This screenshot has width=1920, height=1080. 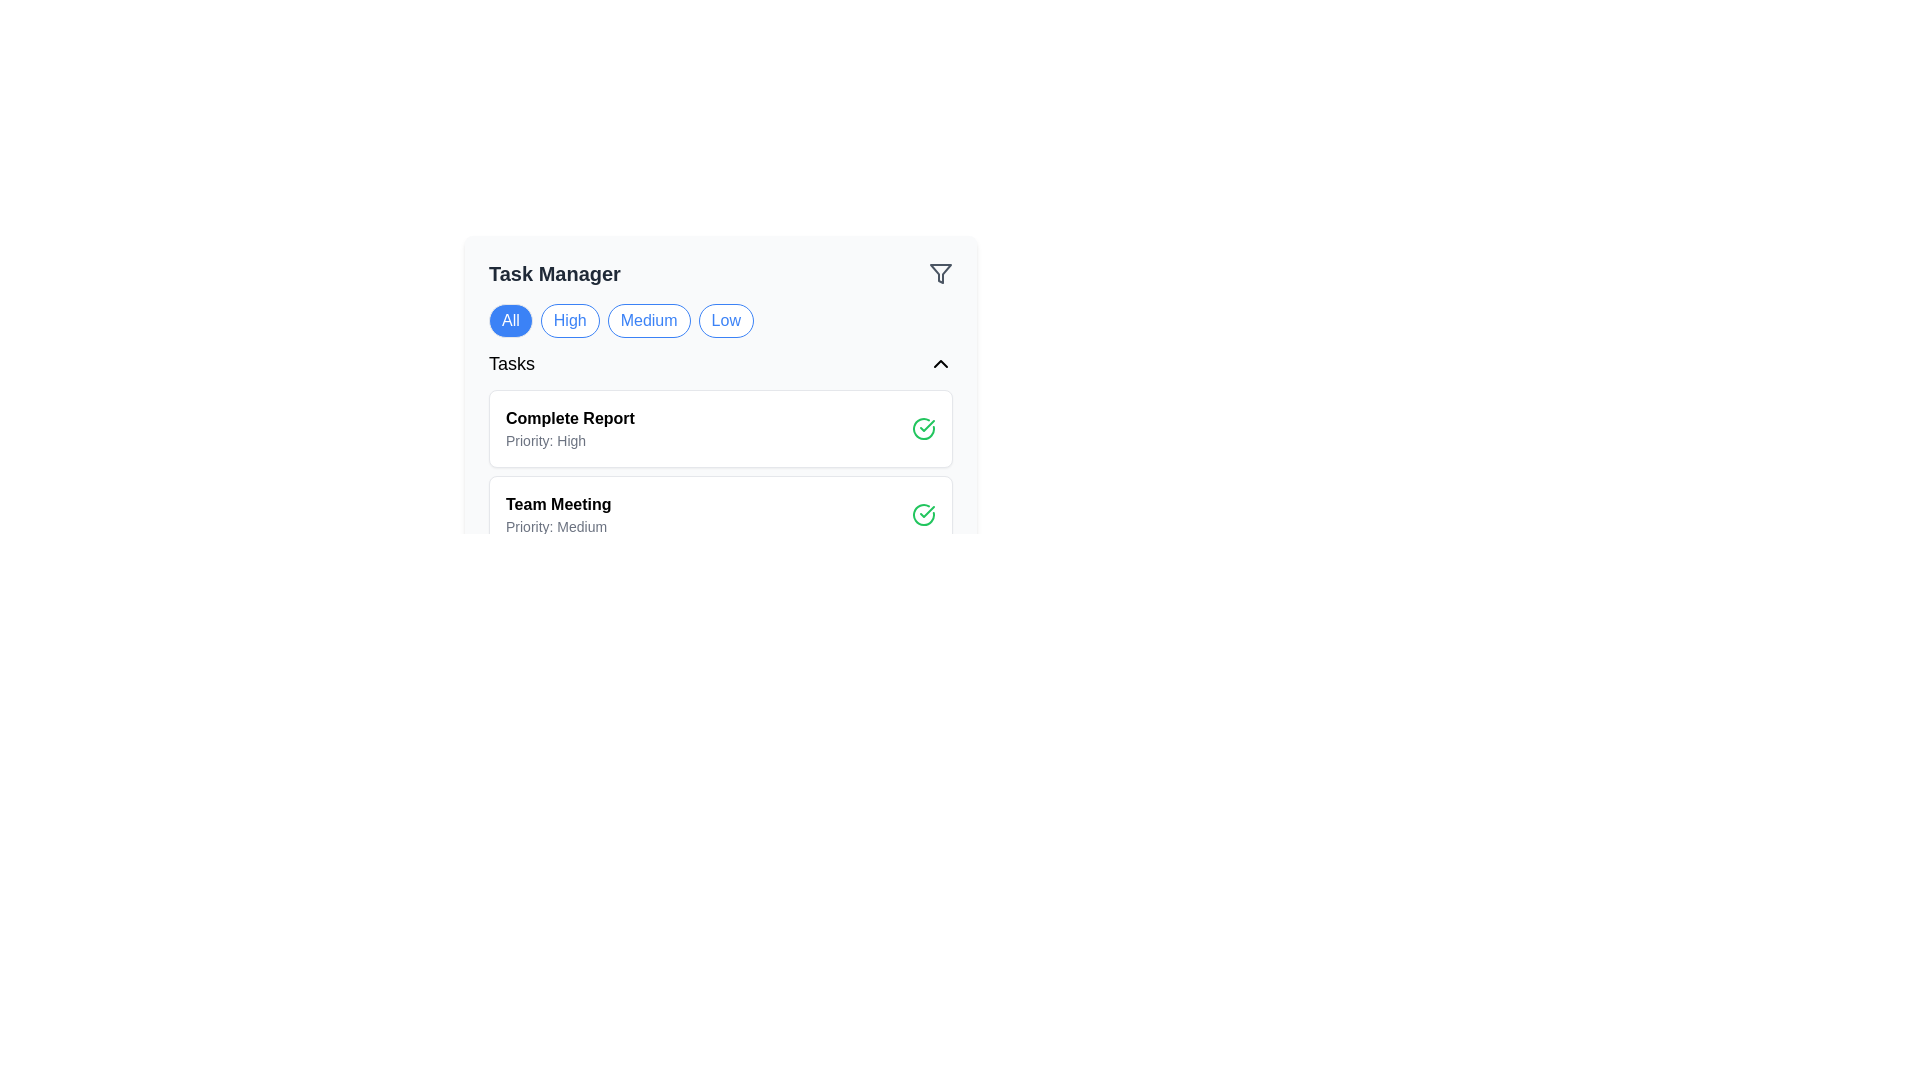 What do you see at coordinates (720, 471) in the screenshot?
I see `a task card within the 'Task Manager' section` at bounding box center [720, 471].